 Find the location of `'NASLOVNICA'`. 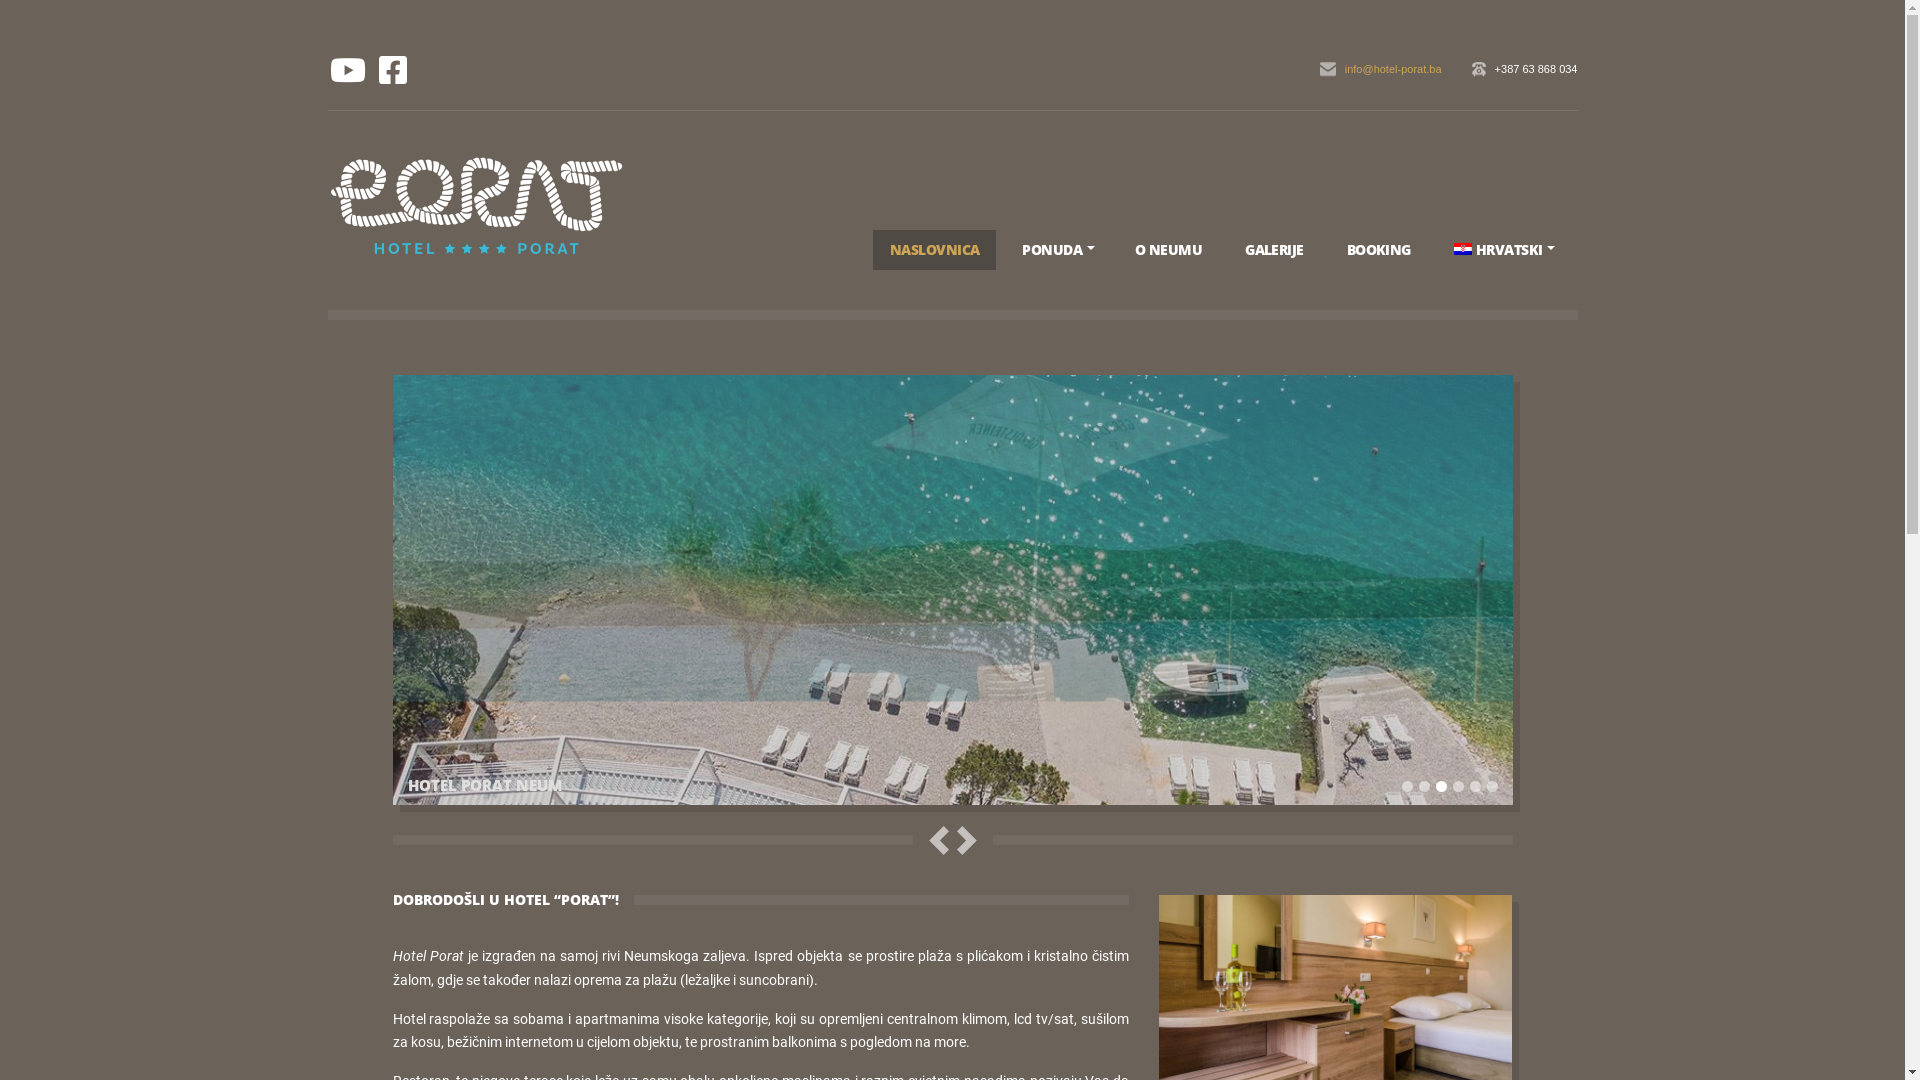

'NASLOVNICA' is located at coordinates (933, 249).